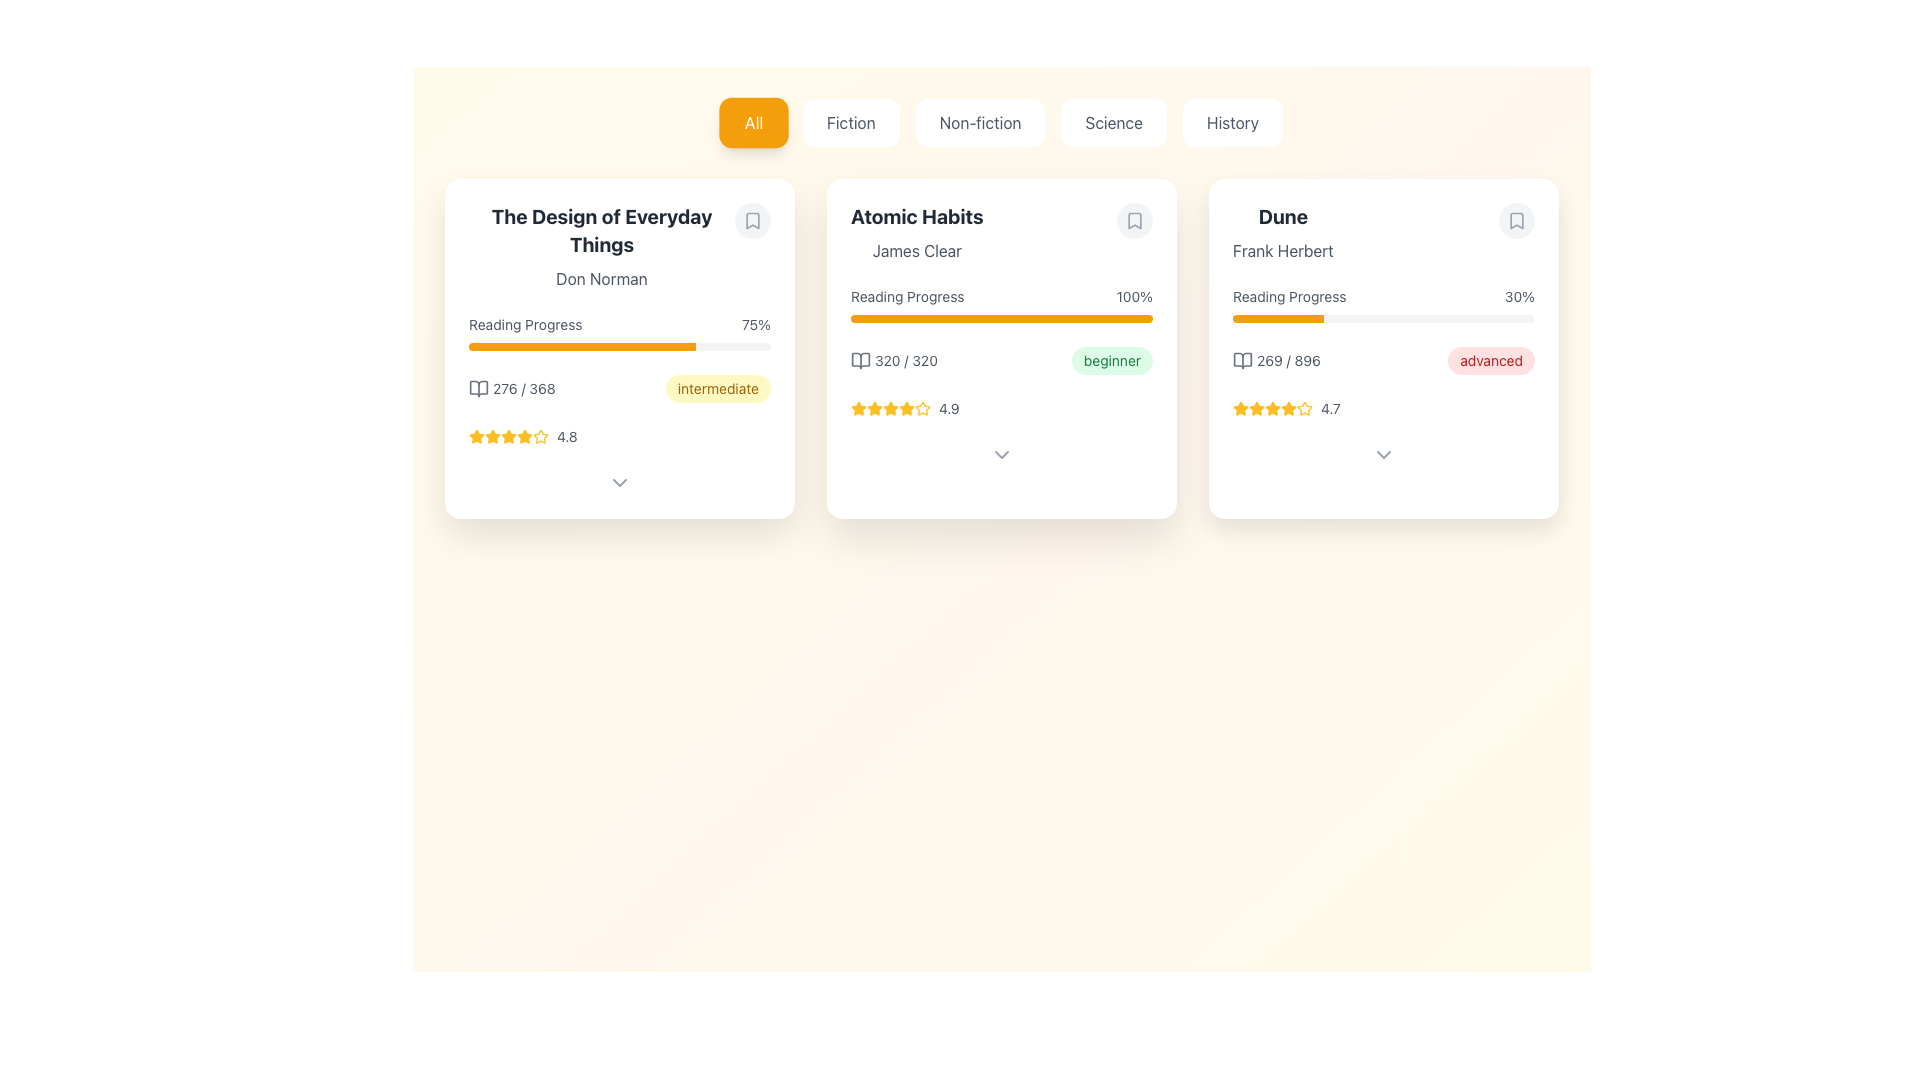 The width and height of the screenshot is (1920, 1080). I want to click on the tag-style component with rounded corners and a green background that reads 'beginner', located beside a progress element in the 'Atomic Habits' card module, so click(1111, 361).